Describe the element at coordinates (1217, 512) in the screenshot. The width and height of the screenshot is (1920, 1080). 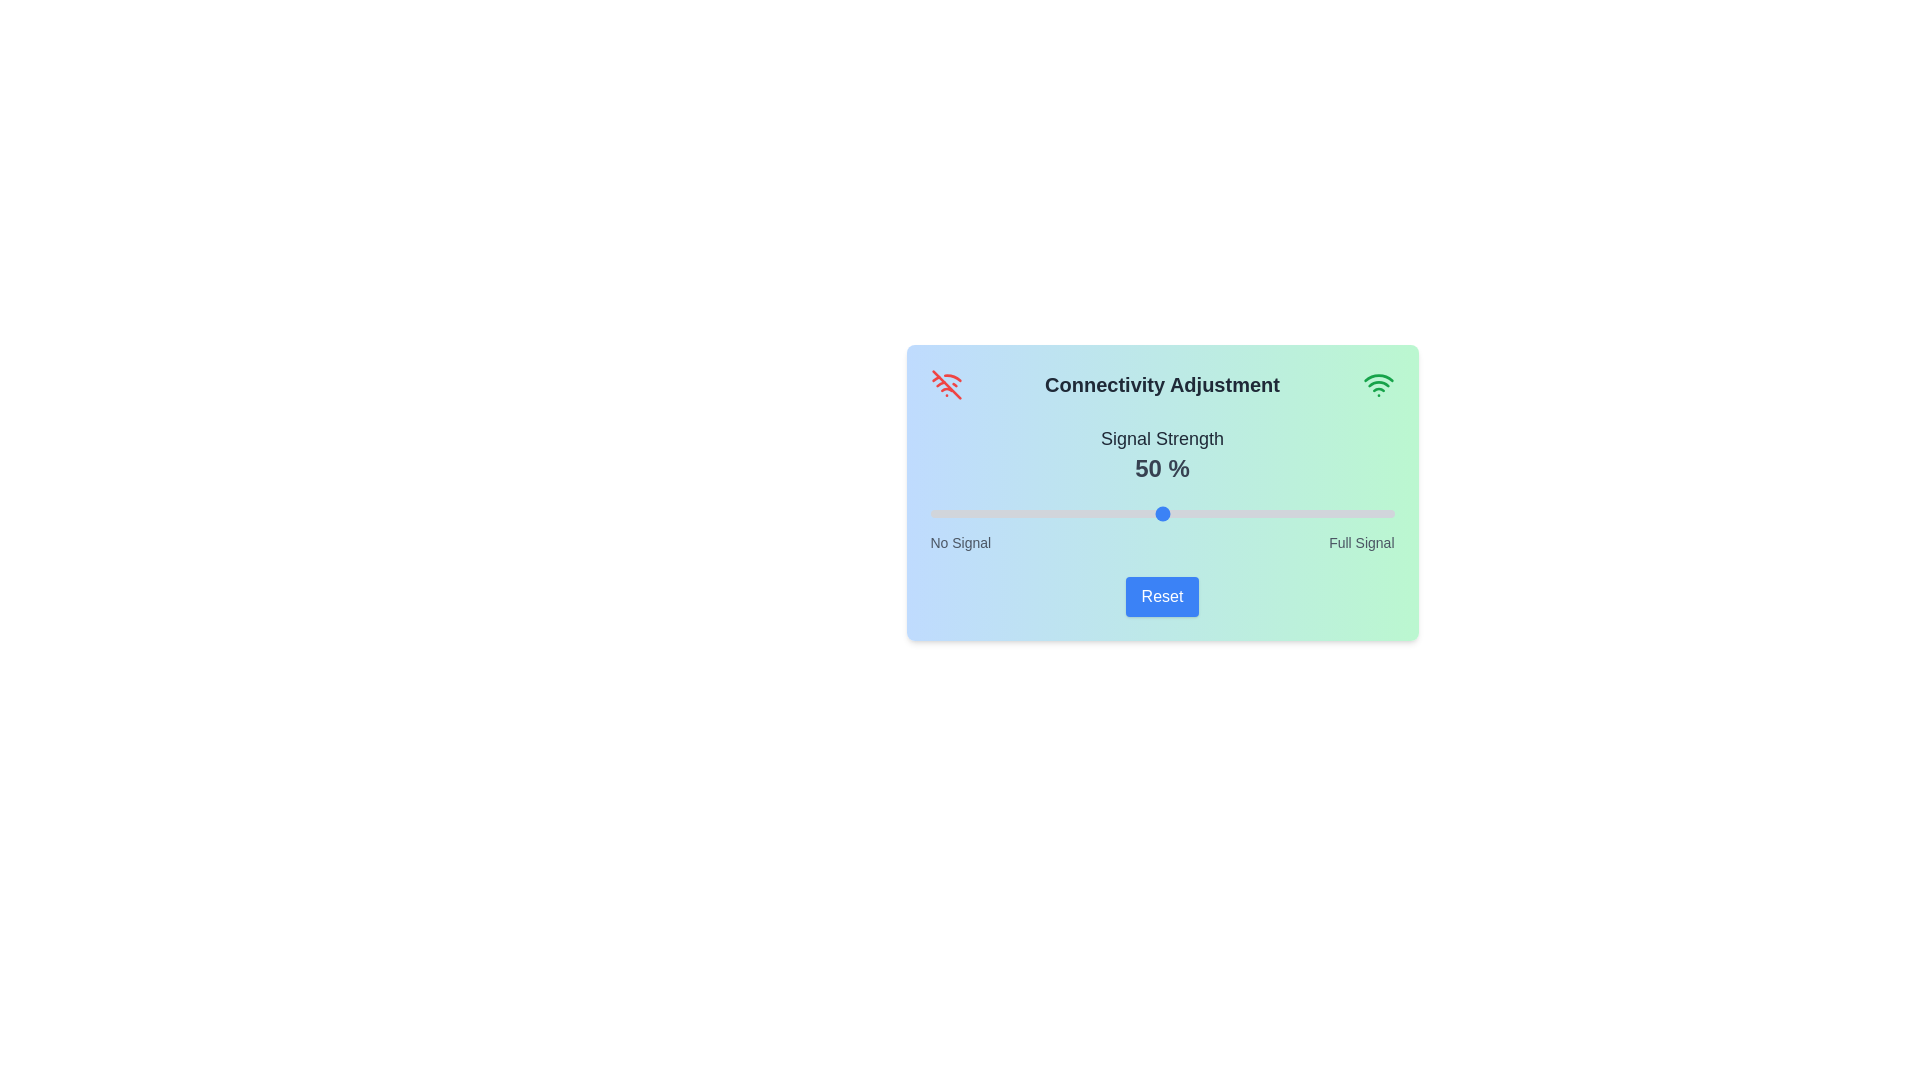
I see `the signal strength slider to 62%` at that location.